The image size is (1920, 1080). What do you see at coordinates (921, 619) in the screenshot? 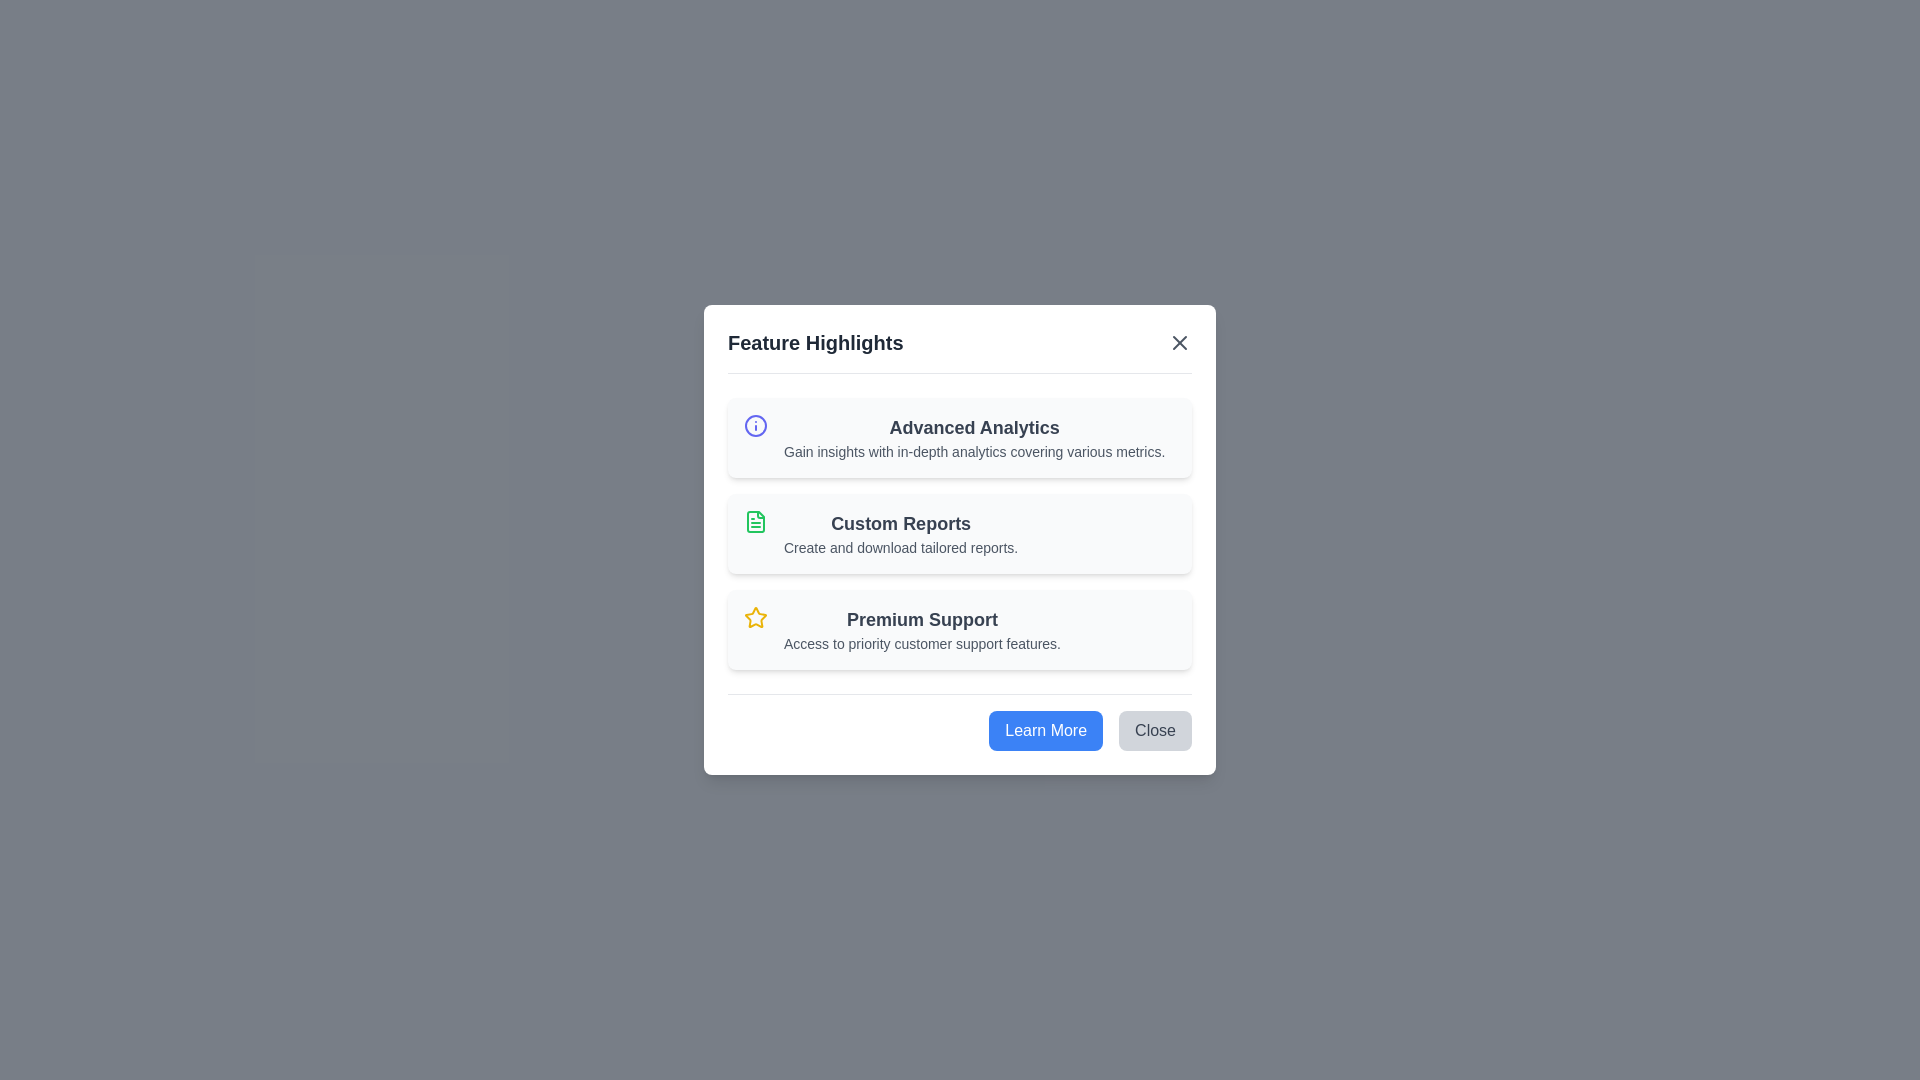
I see `the Premium Support title text label, which is visually distinct and positioned in the center of the modal view, above the description text` at bounding box center [921, 619].